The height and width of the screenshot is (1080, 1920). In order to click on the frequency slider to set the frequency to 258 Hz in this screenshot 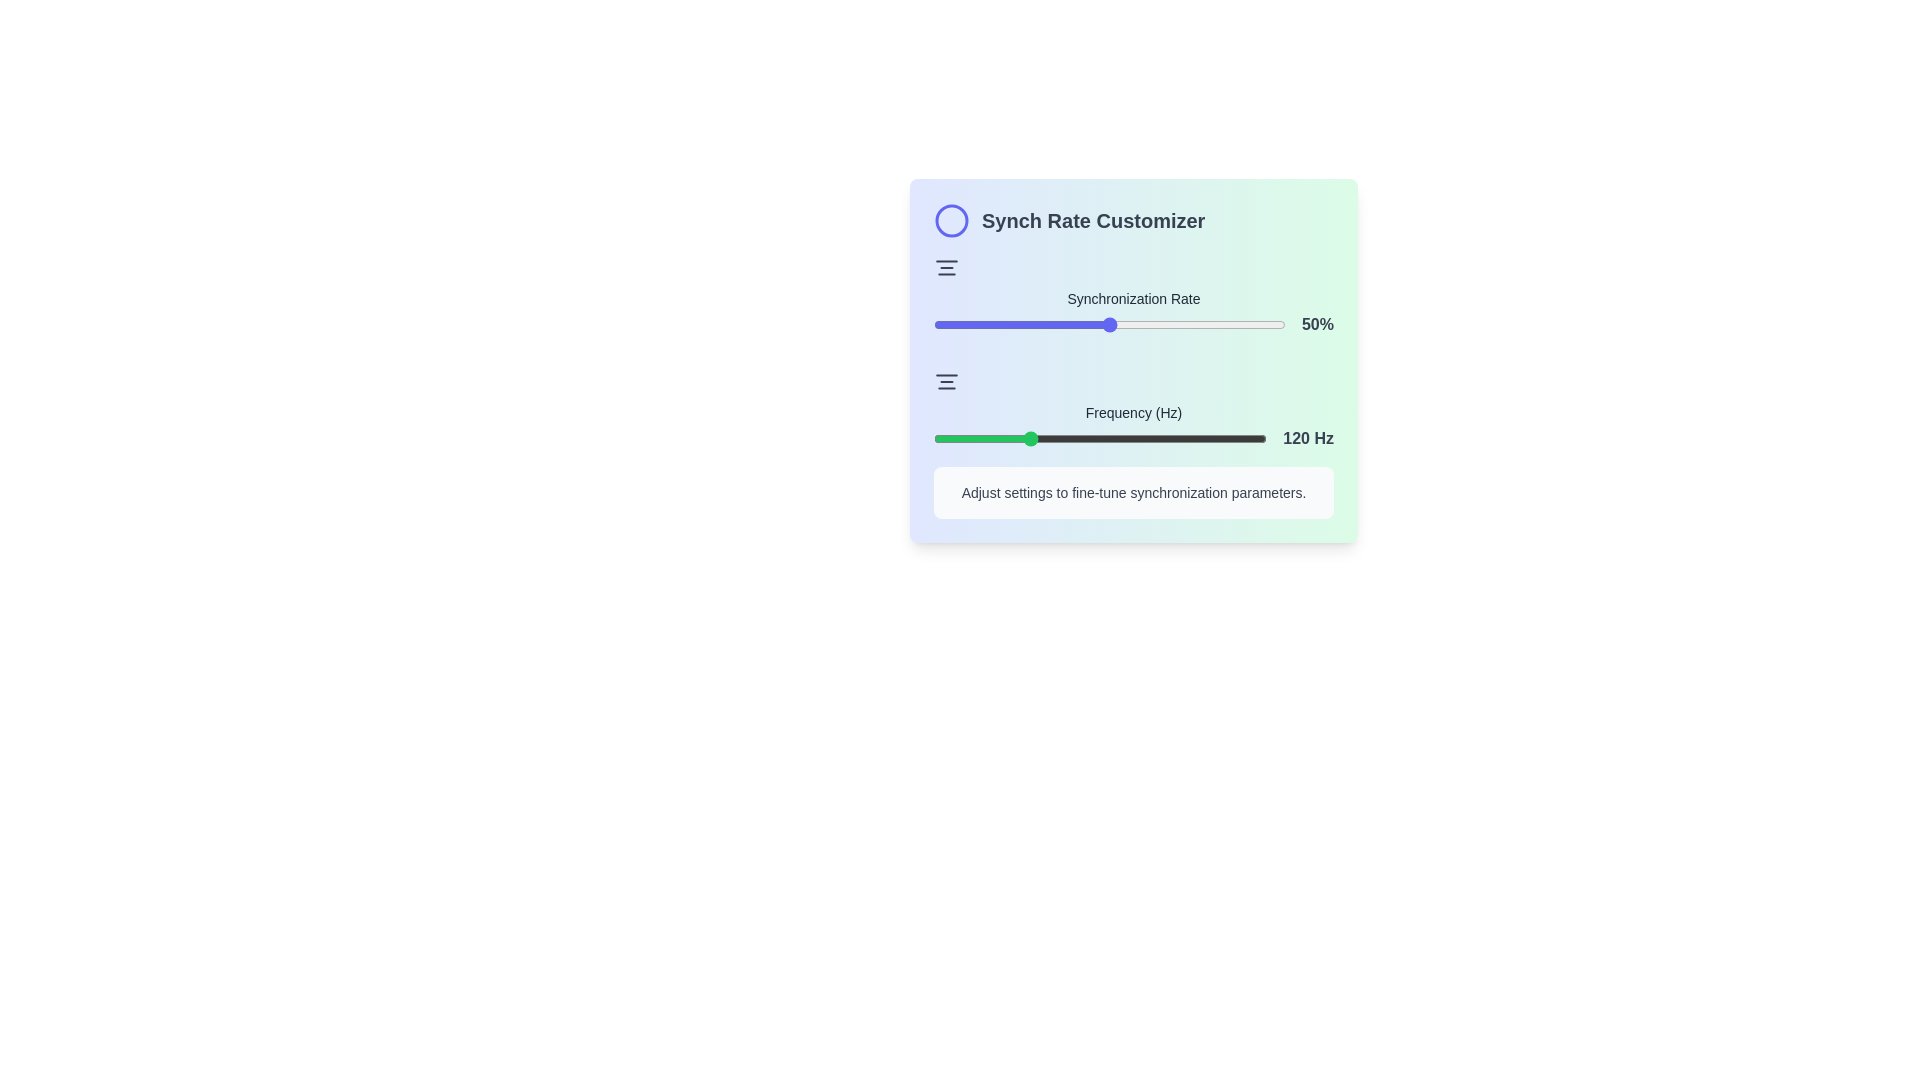, I will do `click(1210, 438)`.